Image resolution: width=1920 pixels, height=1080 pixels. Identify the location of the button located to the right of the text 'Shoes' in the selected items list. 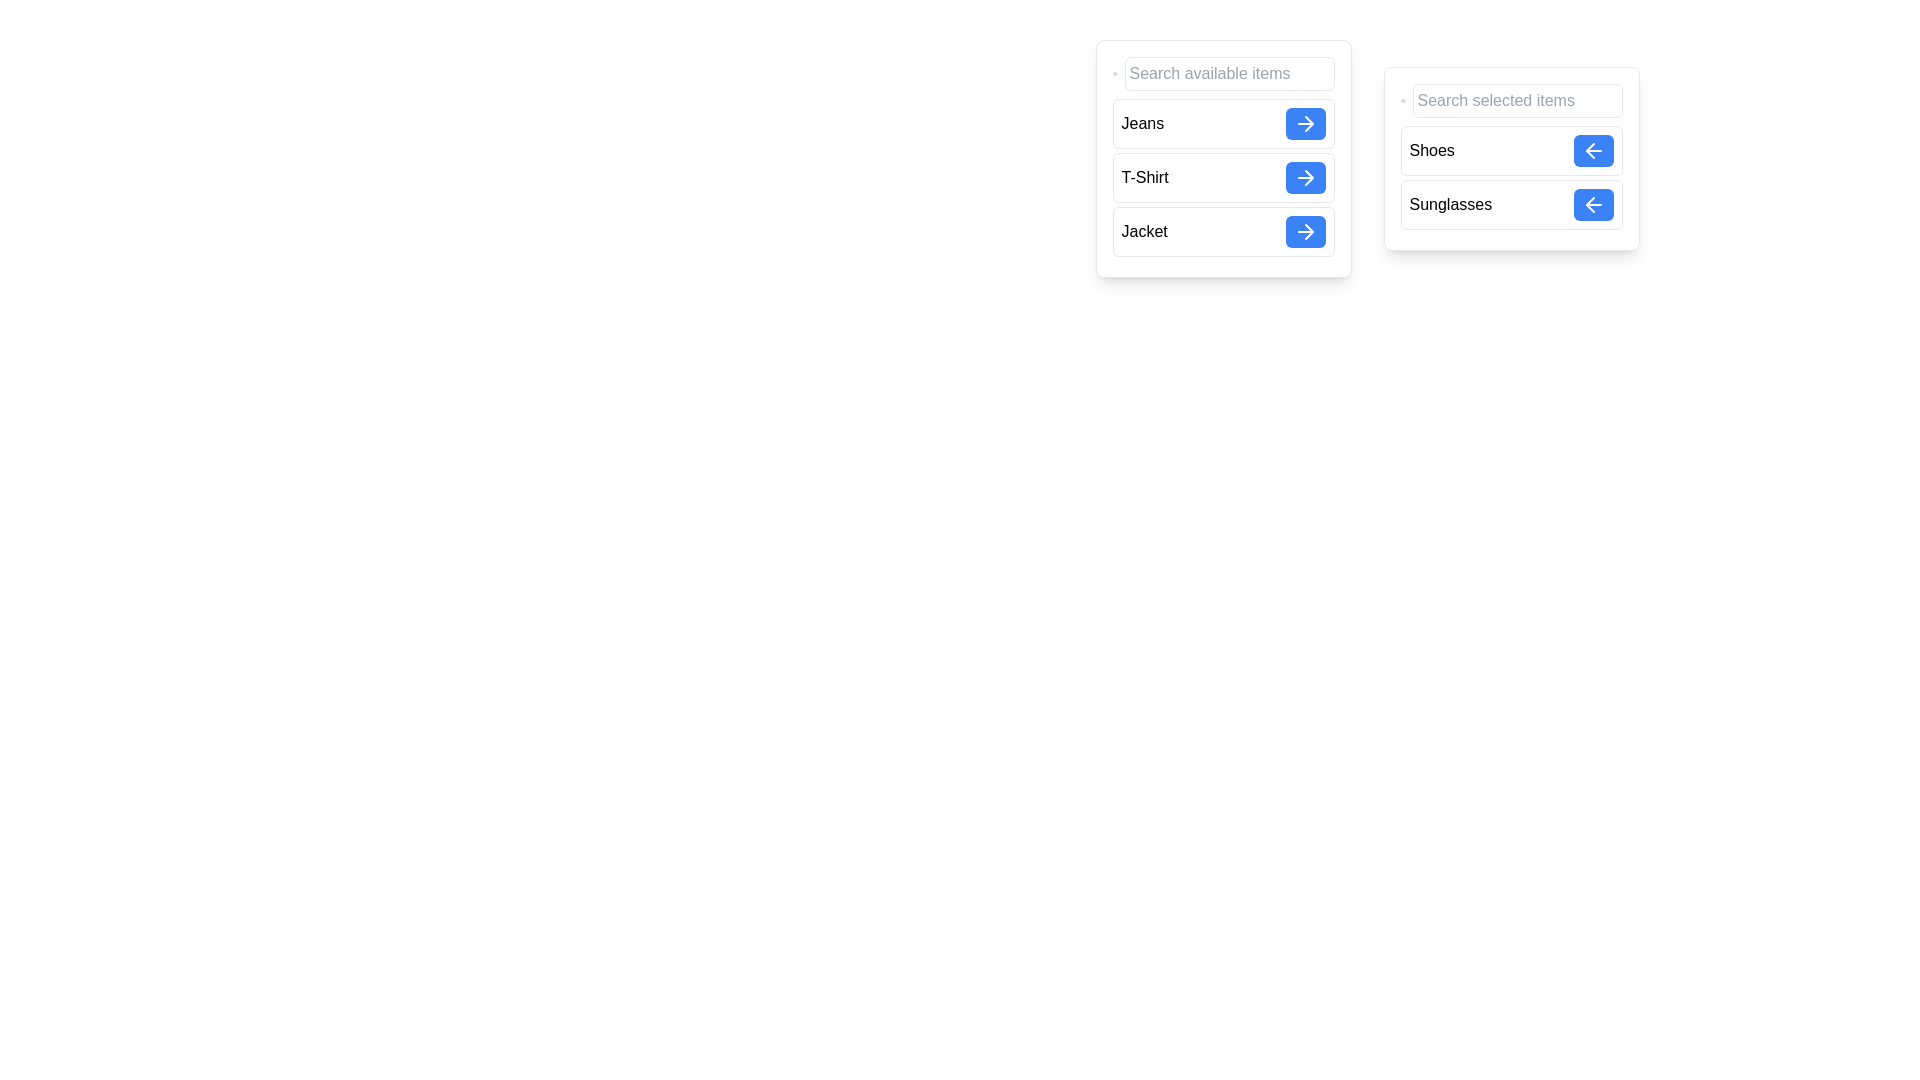
(1592, 149).